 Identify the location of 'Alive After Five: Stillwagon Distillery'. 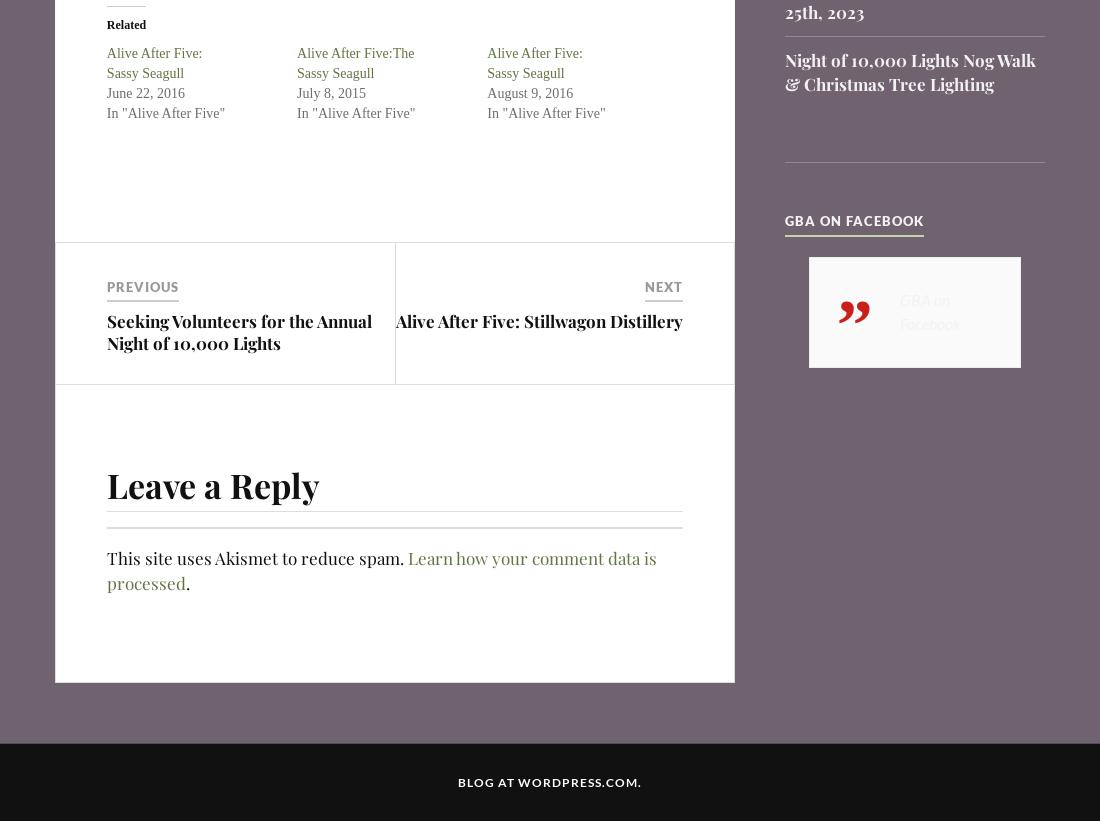
(396, 320).